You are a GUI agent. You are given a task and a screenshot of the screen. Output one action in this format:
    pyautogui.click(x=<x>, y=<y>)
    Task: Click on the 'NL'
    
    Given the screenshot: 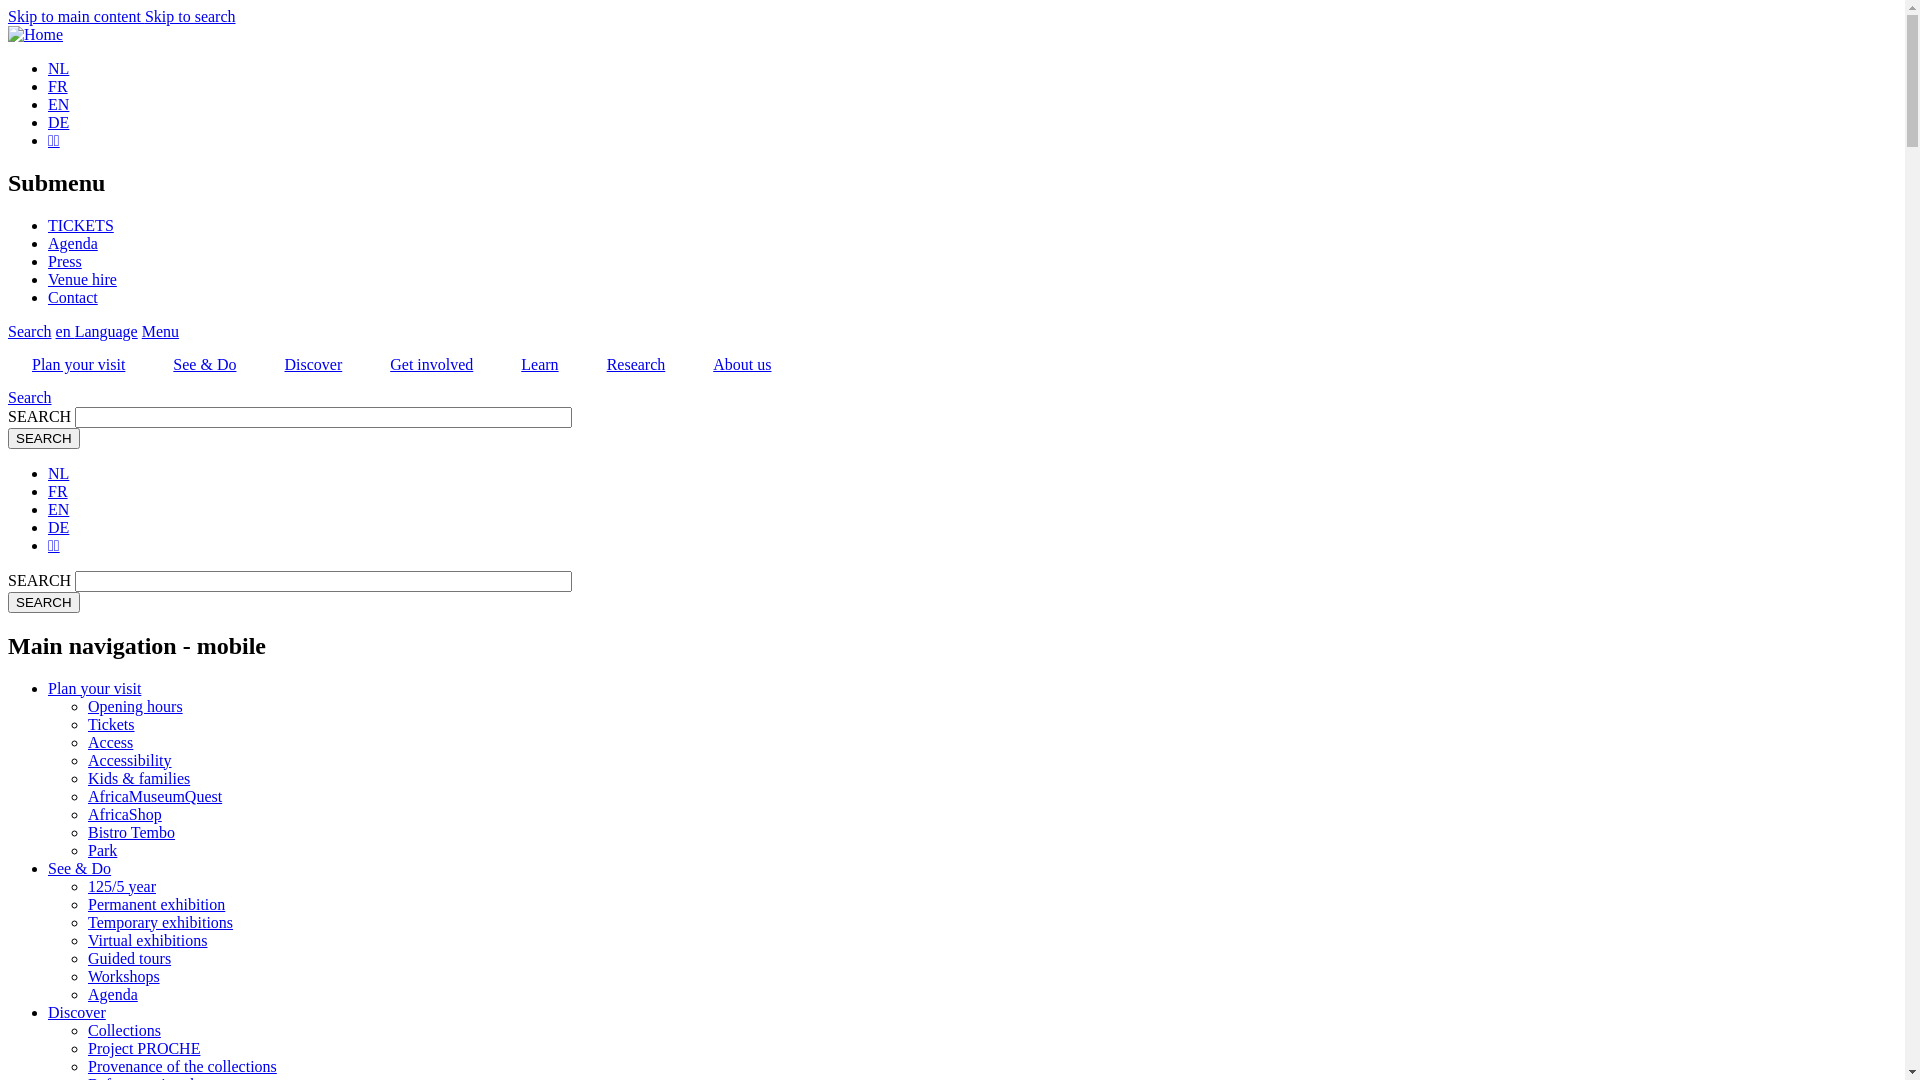 What is the action you would take?
    pyautogui.click(x=58, y=473)
    